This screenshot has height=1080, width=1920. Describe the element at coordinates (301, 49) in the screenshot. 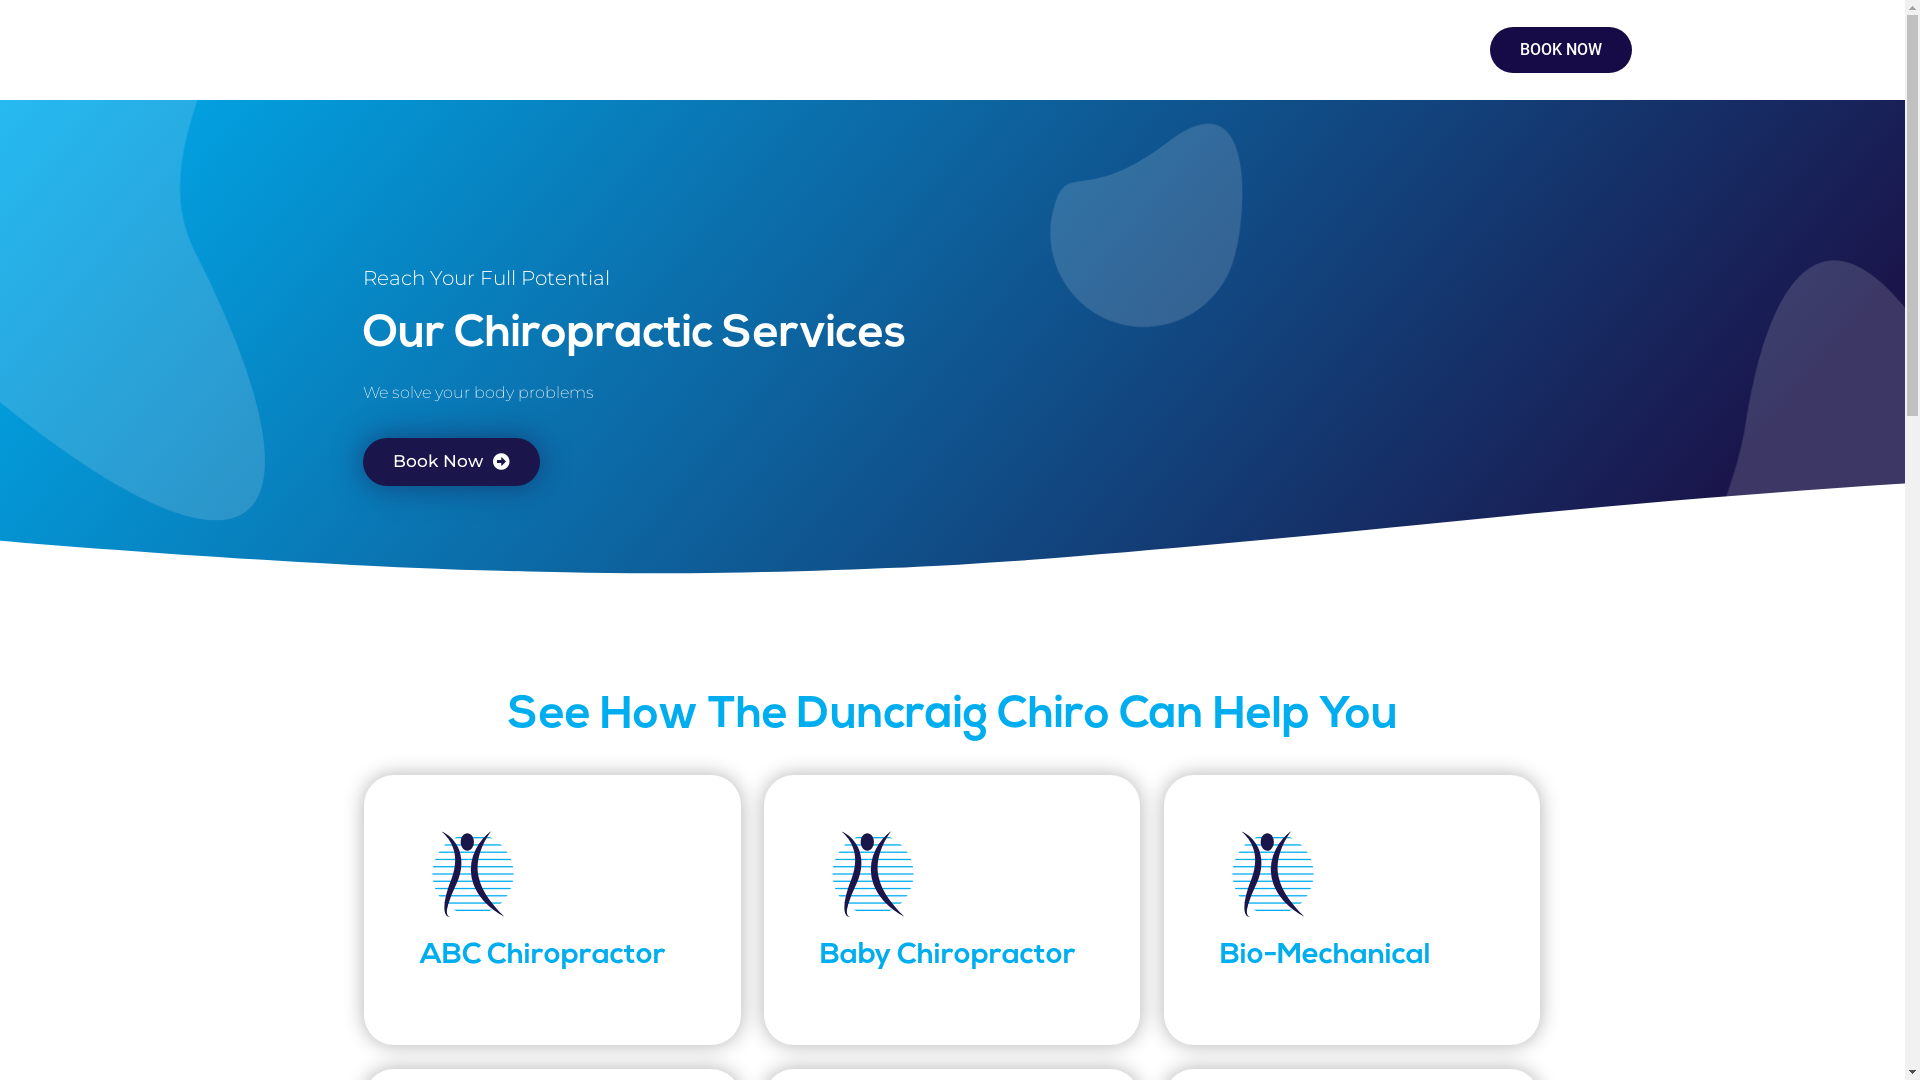

I see `'HOME'` at that location.